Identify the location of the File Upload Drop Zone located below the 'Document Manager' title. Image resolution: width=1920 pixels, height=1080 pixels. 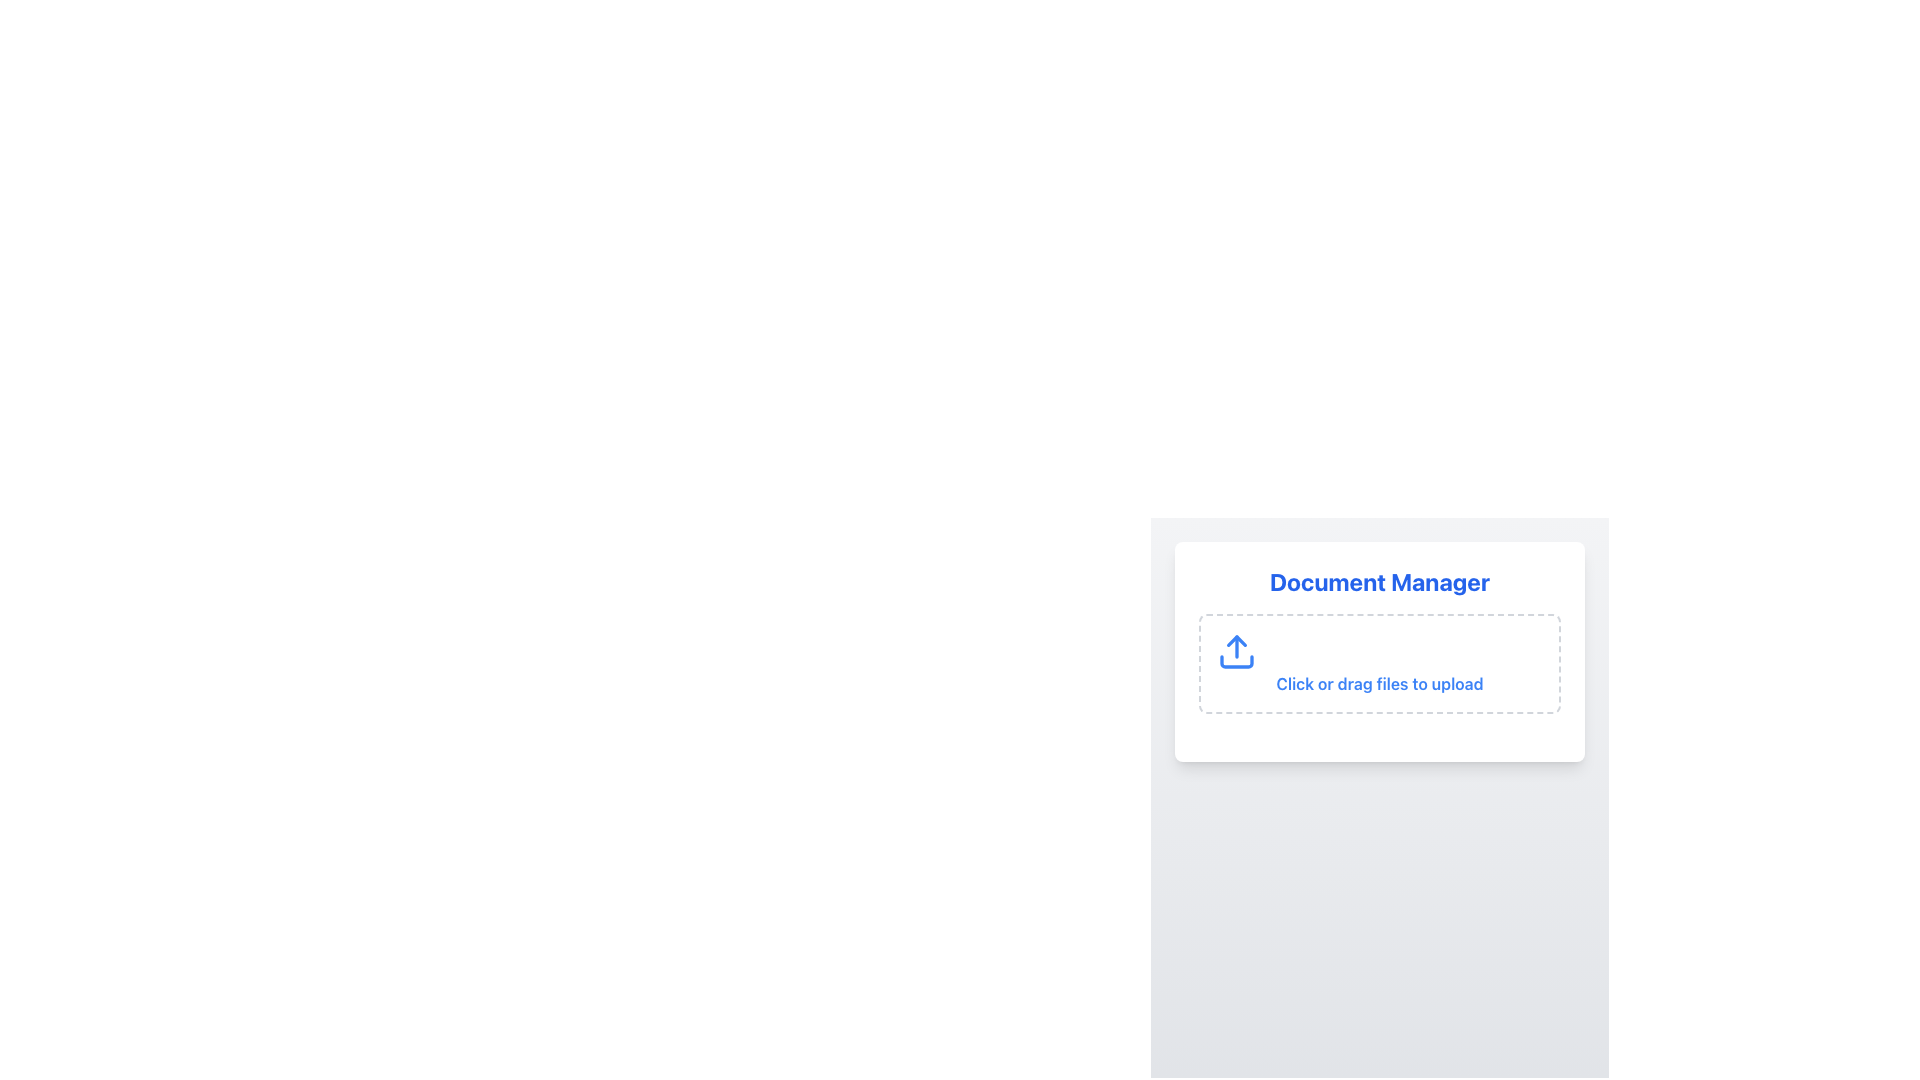
(1379, 651).